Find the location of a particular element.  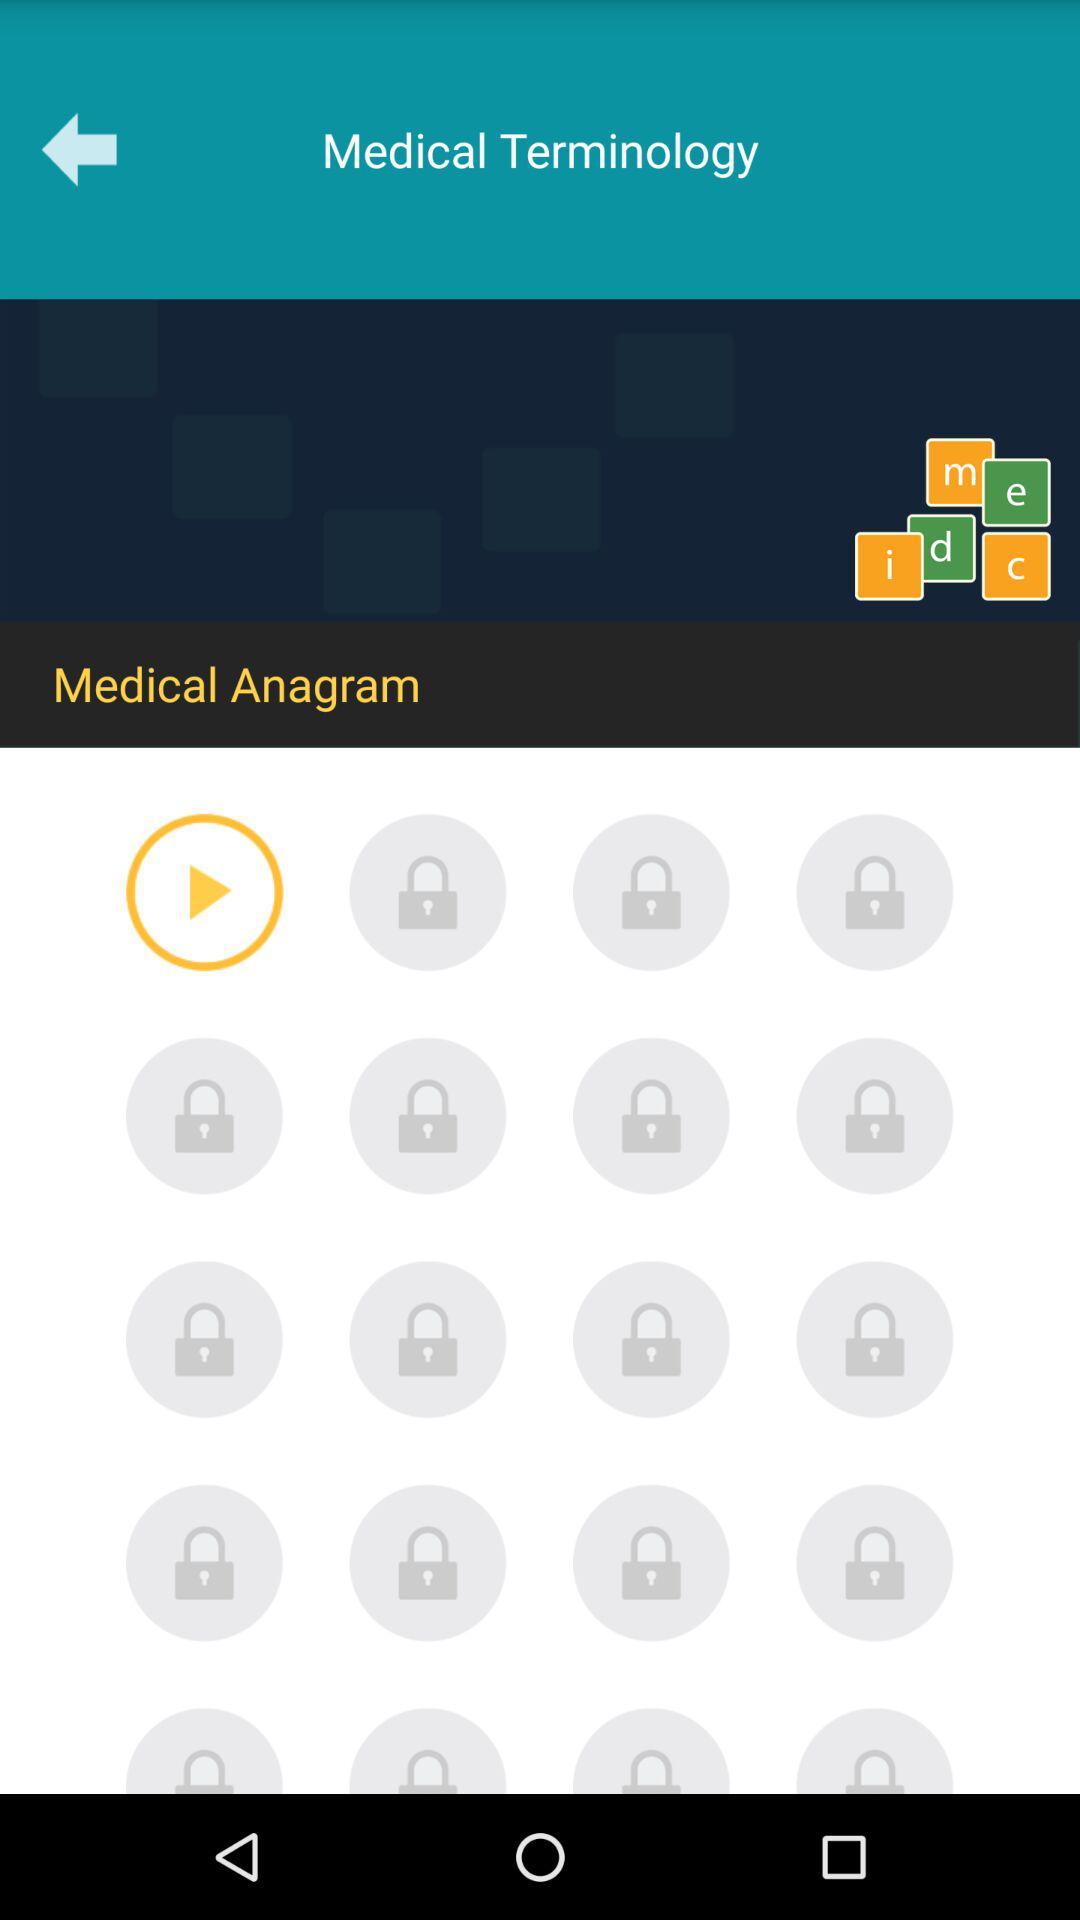

the lock icon is located at coordinates (651, 1194).